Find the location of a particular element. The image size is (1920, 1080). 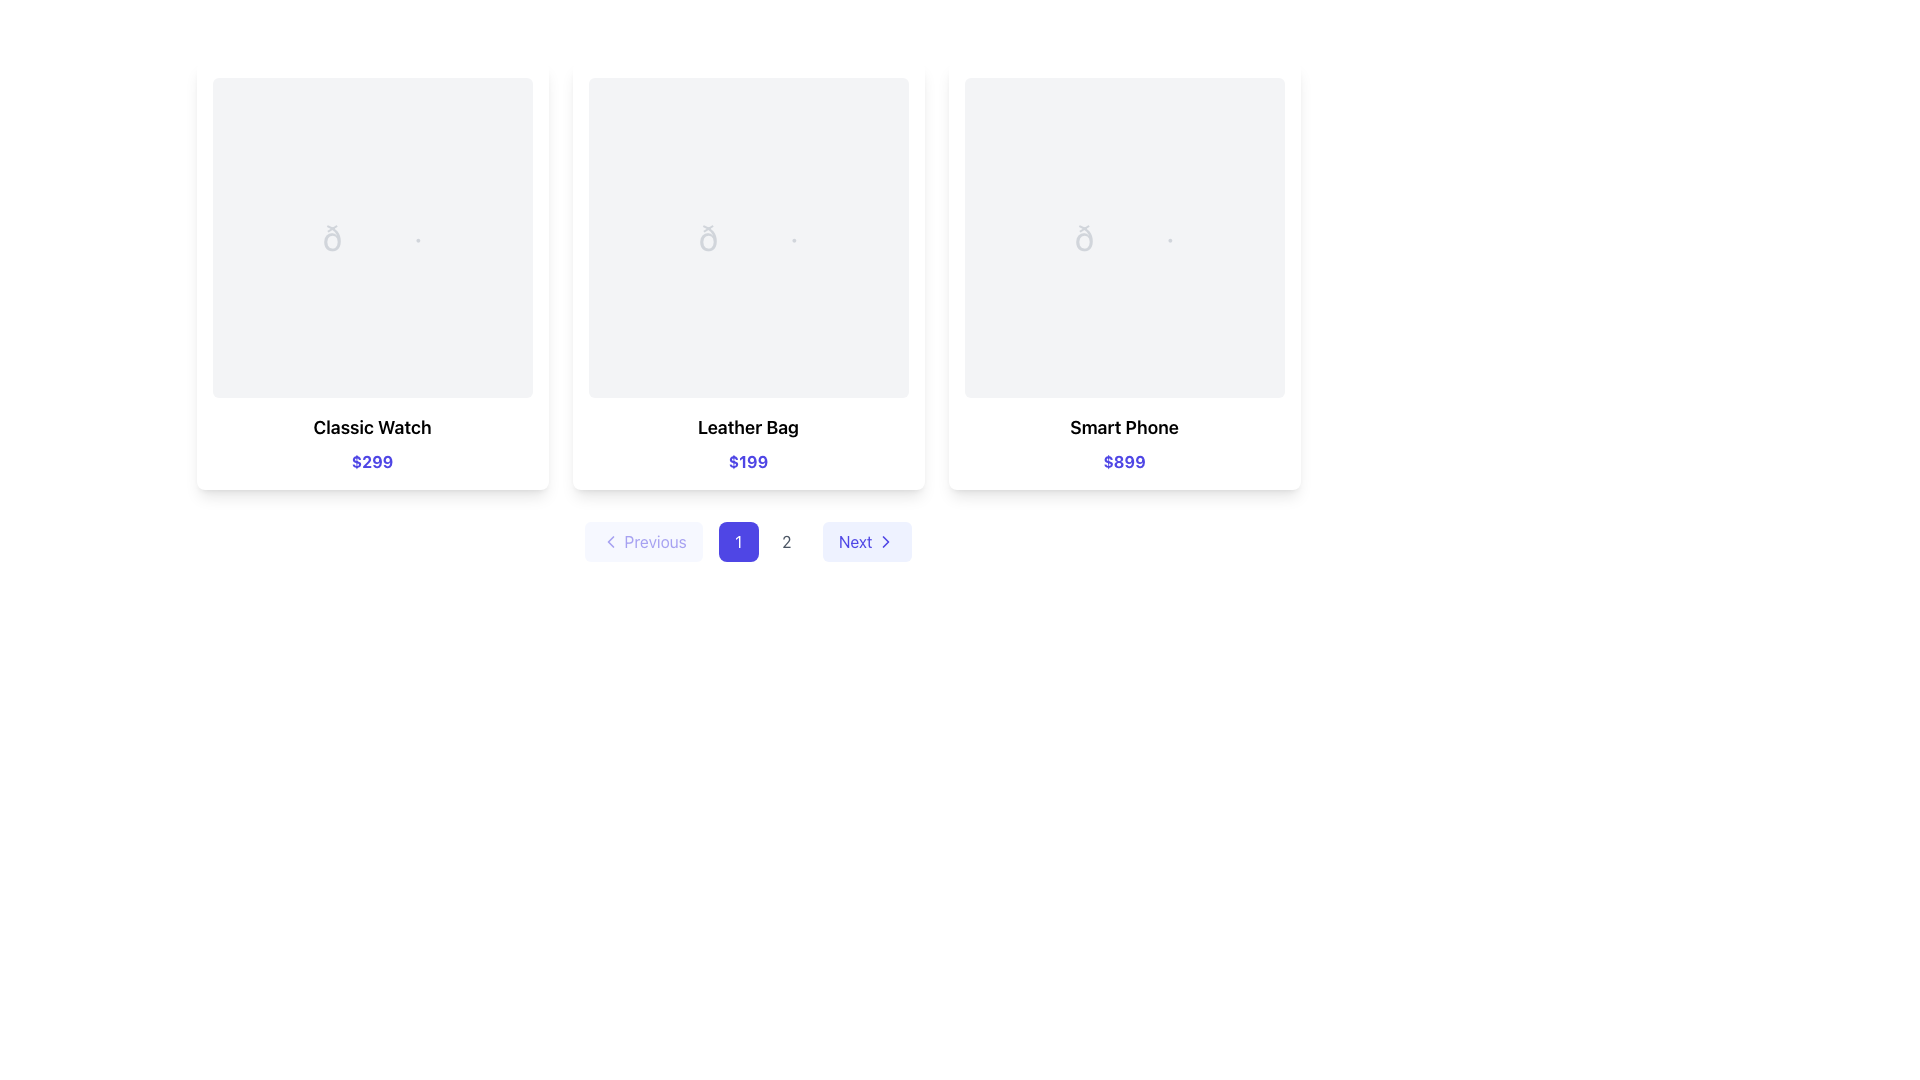

the first pagination button with a deep blue background and white text displaying '1' is located at coordinates (747, 542).